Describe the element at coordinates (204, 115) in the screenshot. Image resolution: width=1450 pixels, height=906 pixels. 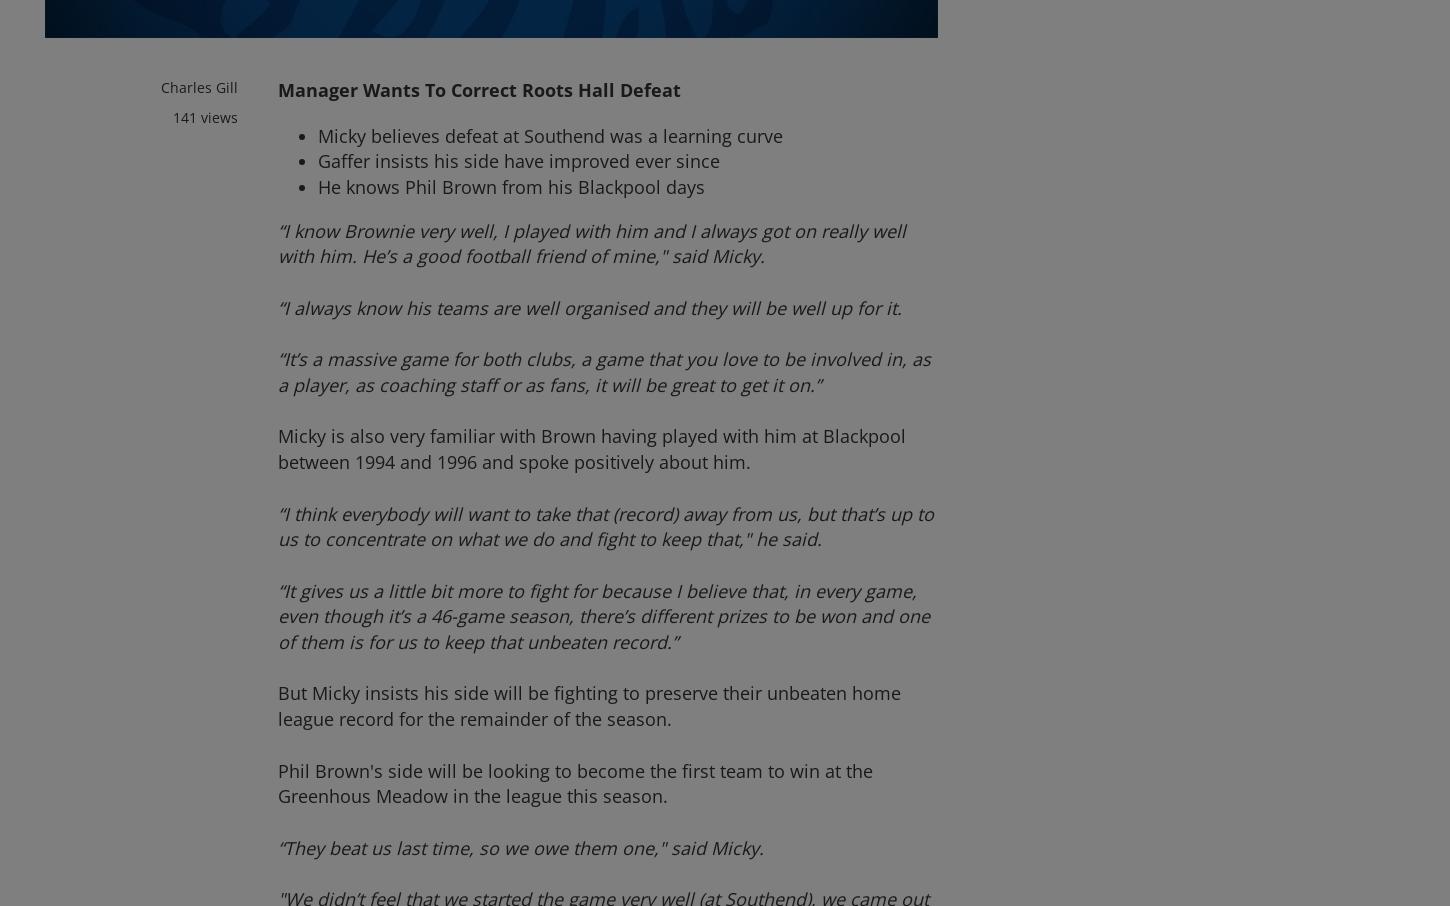
I see `'141 views'` at that location.